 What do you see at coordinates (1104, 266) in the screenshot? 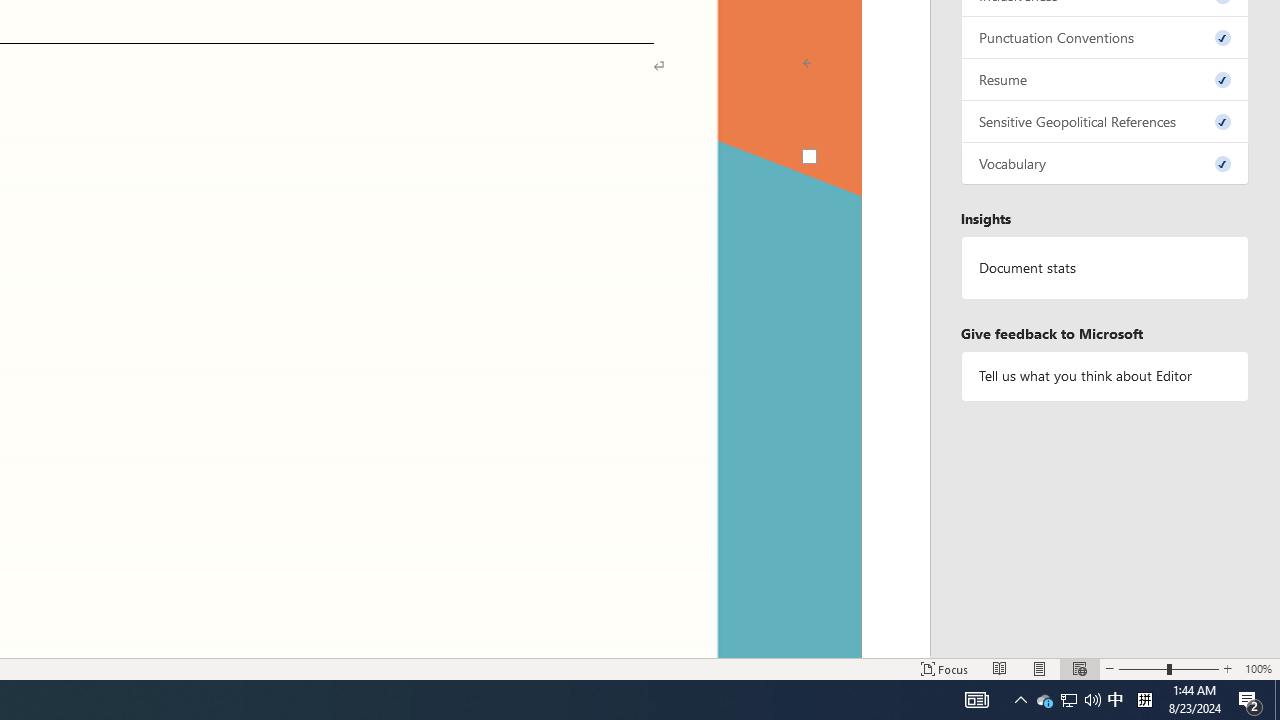
I see `'Document statistics'` at bounding box center [1104, 266].